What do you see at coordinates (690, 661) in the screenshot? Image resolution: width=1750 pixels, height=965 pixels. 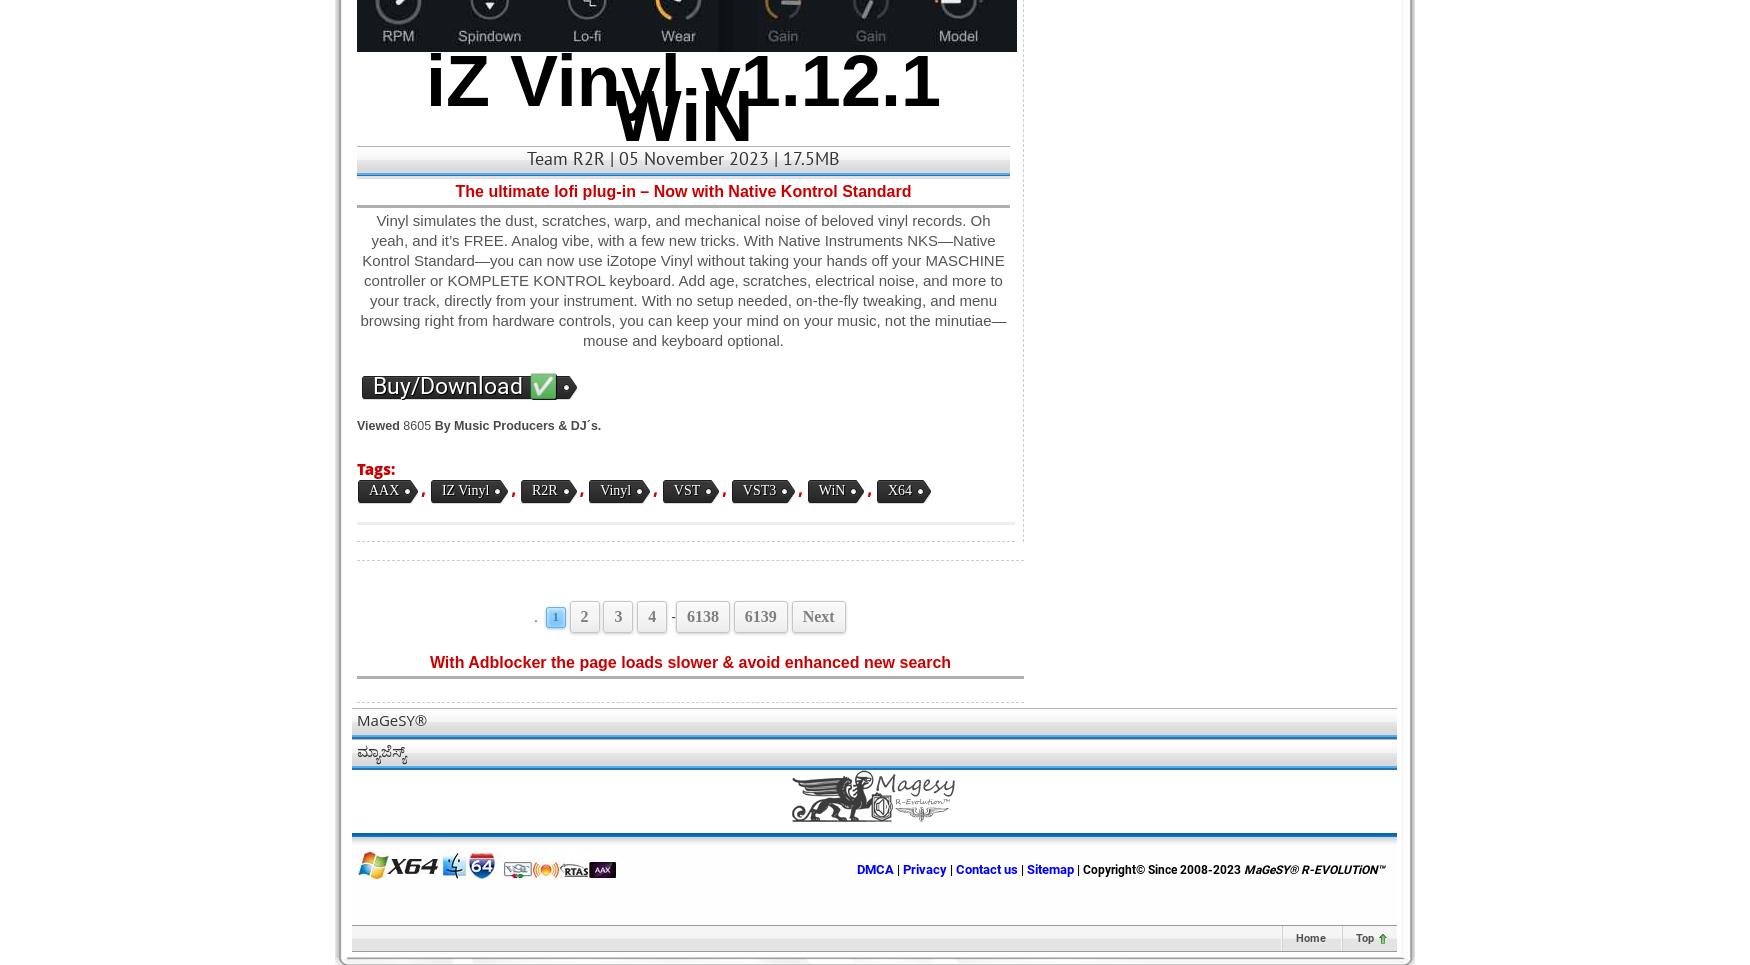 I see `'With Adblocker the page loads slower & avoid enhanced new search'` at bounding box center [690, 661].